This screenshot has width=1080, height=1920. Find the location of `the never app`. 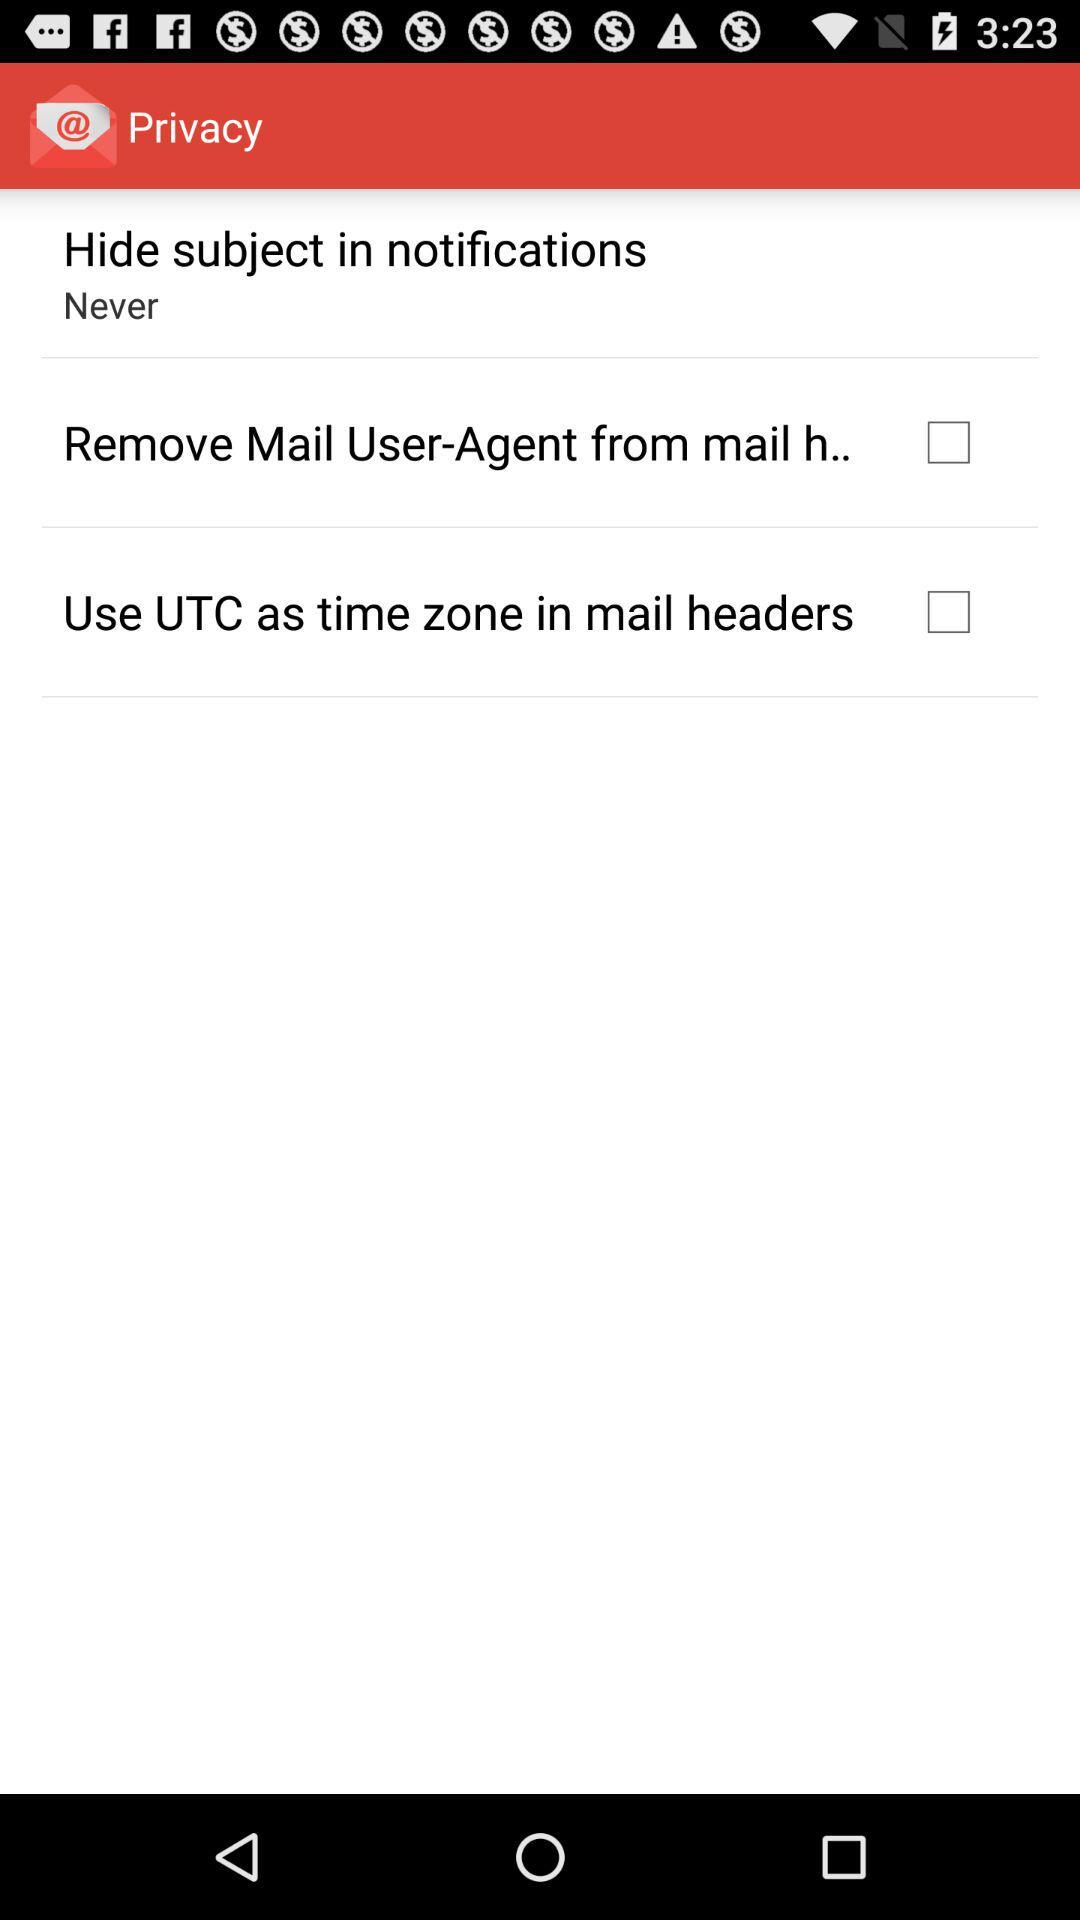

the never app is located at coordinates (111, 303).